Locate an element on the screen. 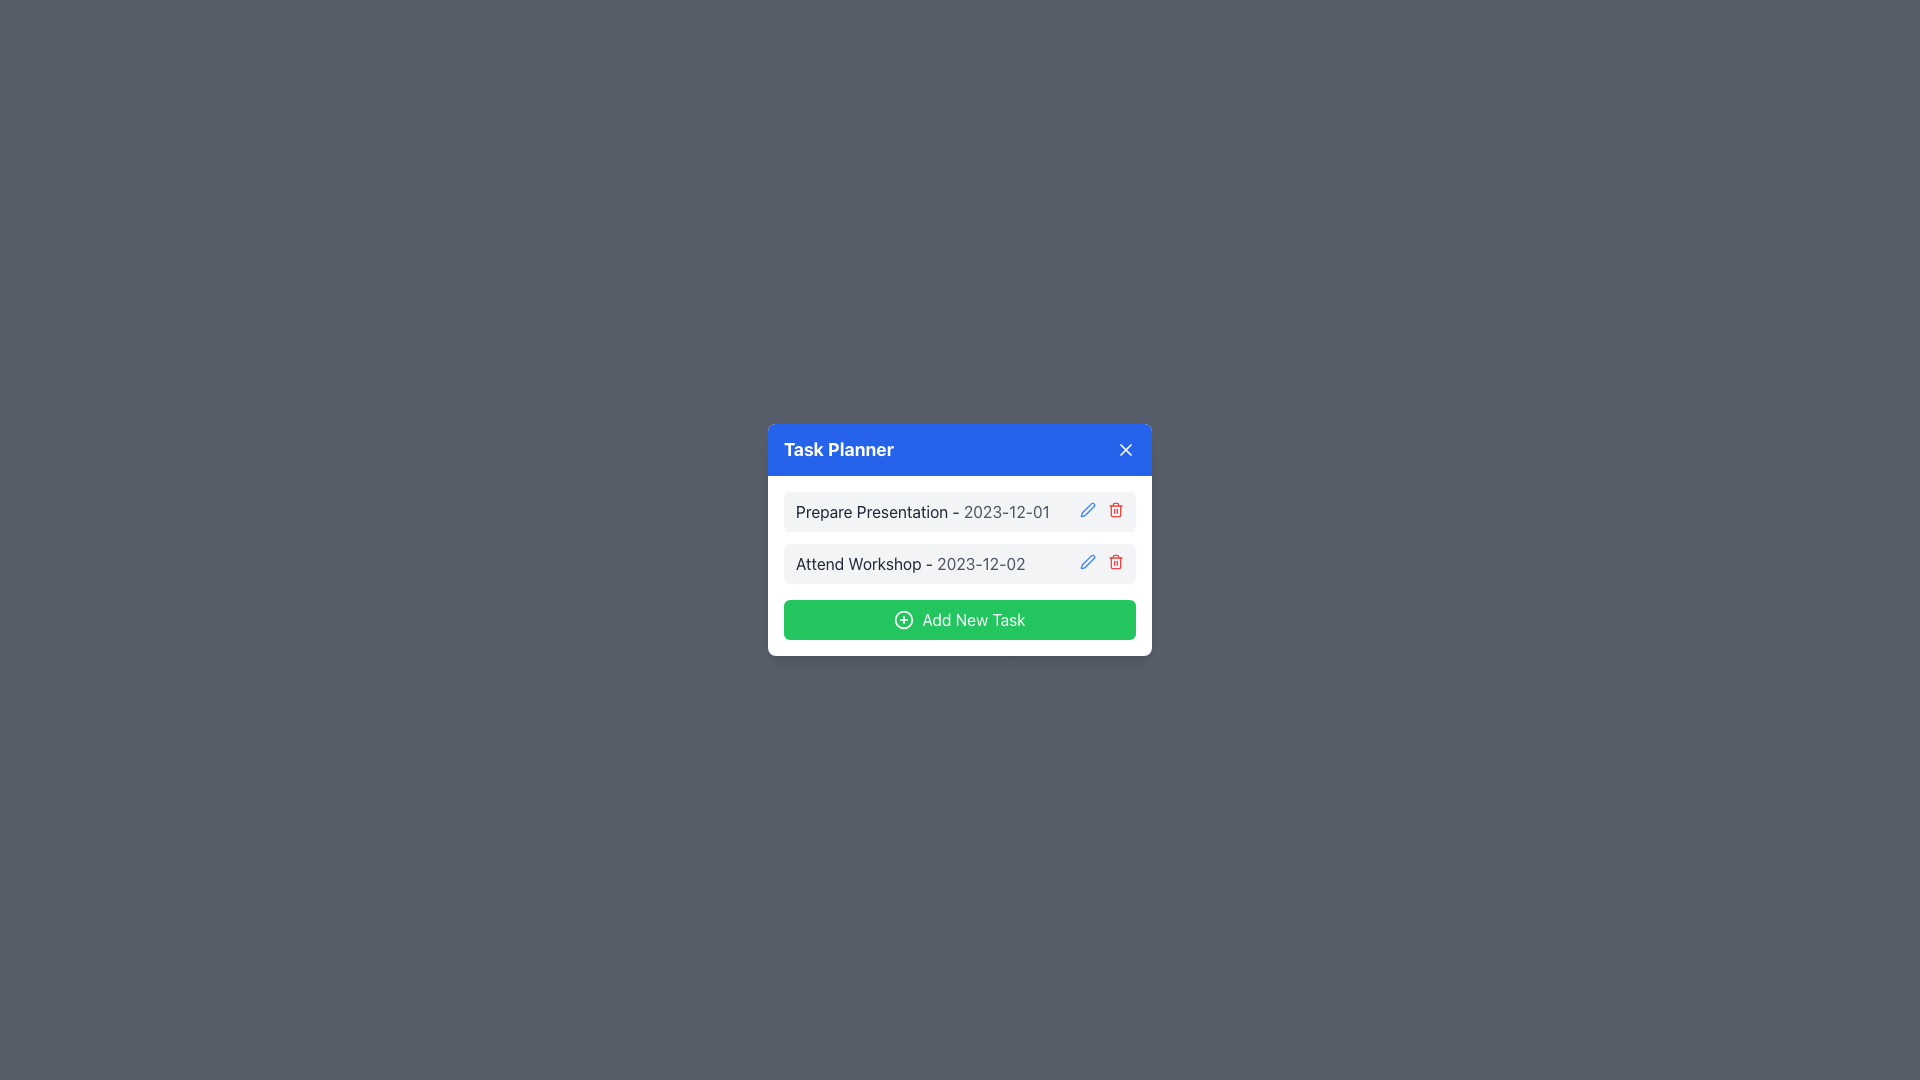 The image size is (1920, 1080). the label containing the text 'Attend Workshop - 2023-12-02' located in the second task entry of the 'Task Planner' card is located at coordinates (909, 563).